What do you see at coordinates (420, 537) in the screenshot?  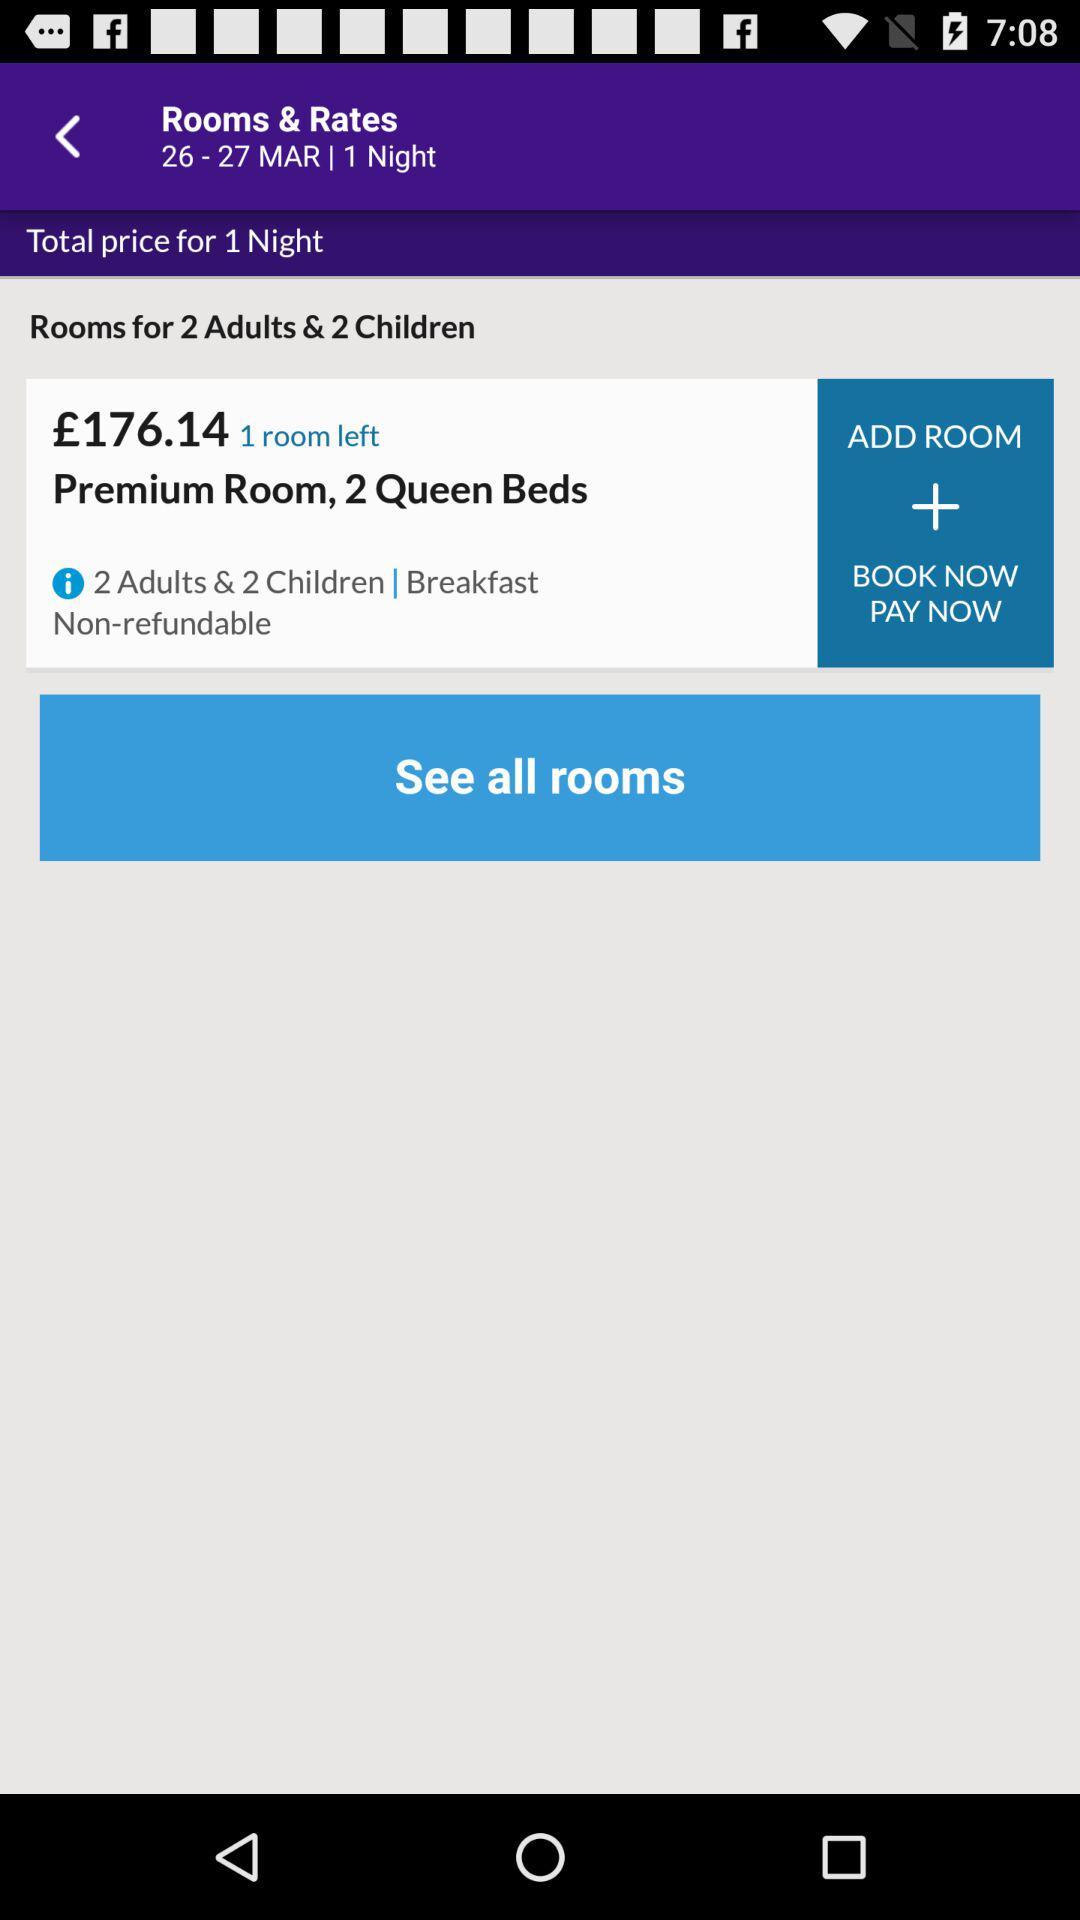 I see `item below the premium room 2` at bounding box center [420, 537].